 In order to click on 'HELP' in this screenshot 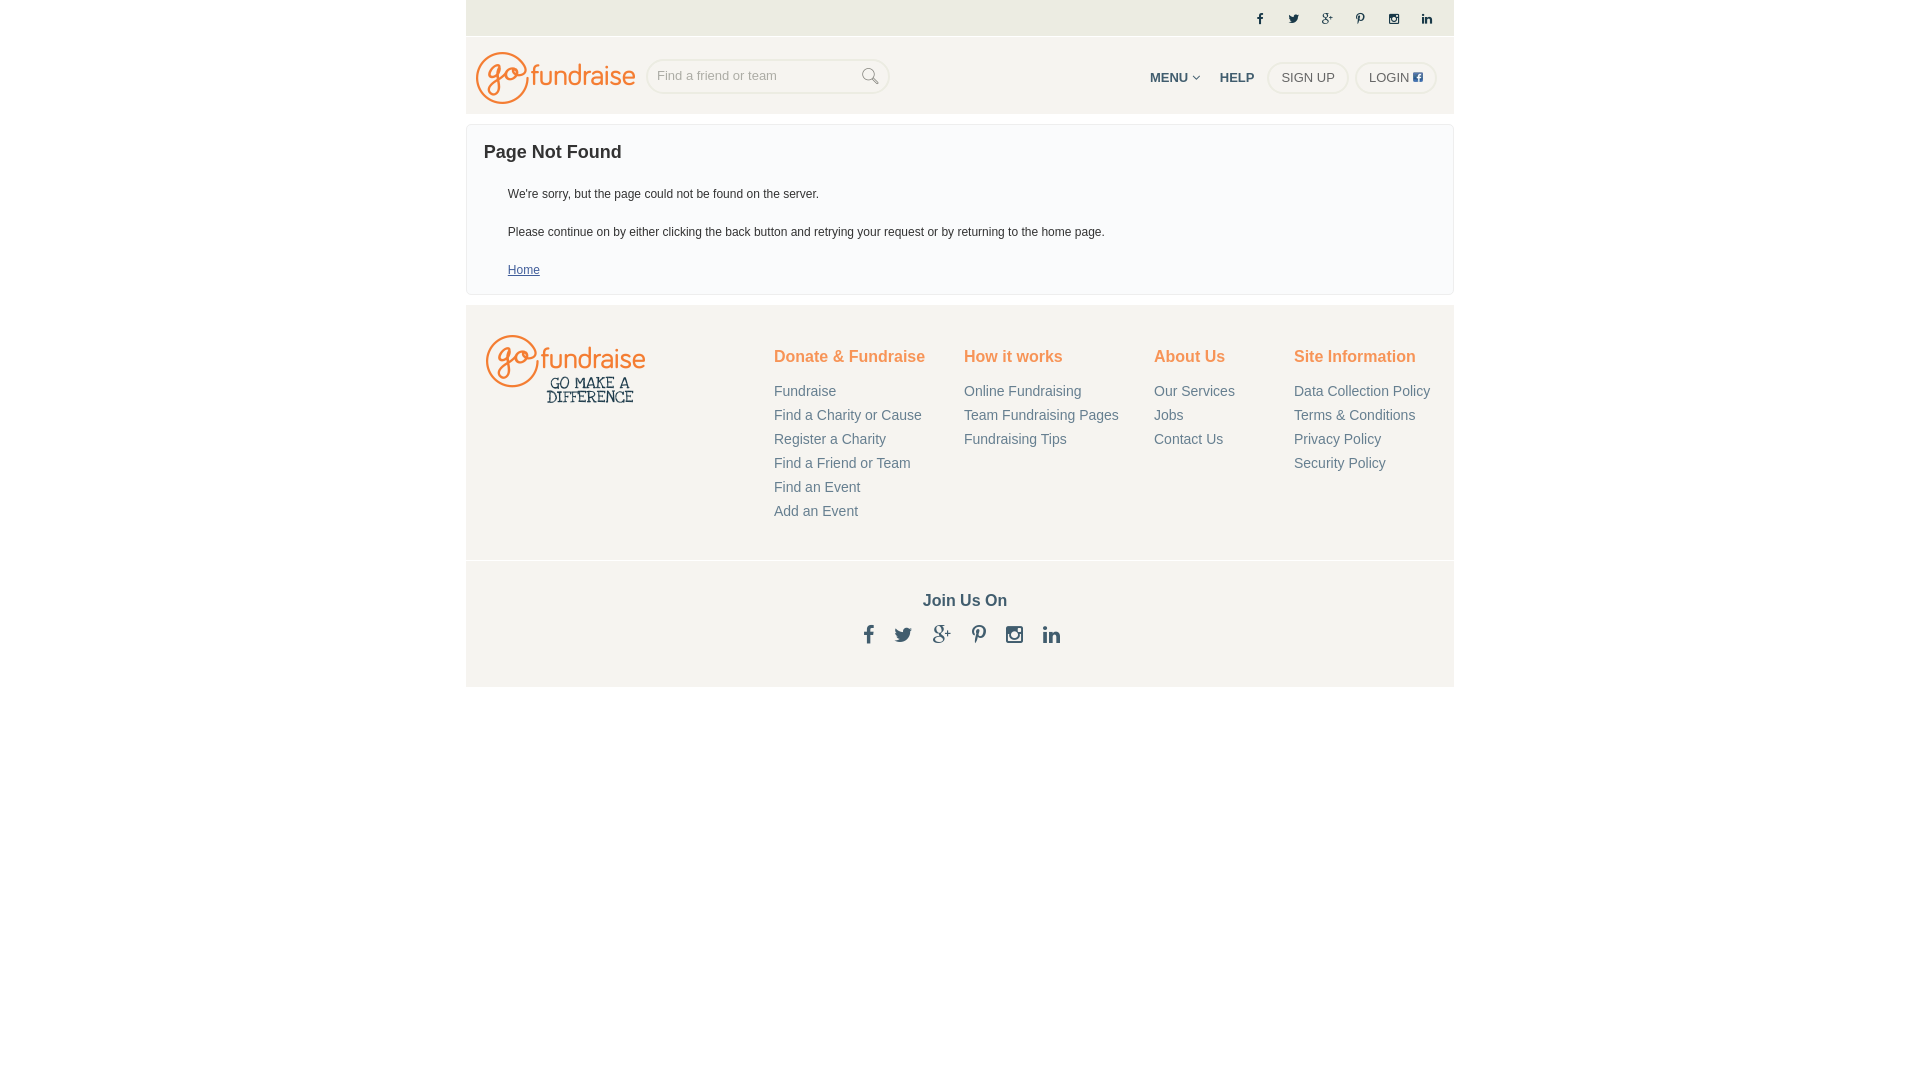, I will do `click(1236, 76)`.